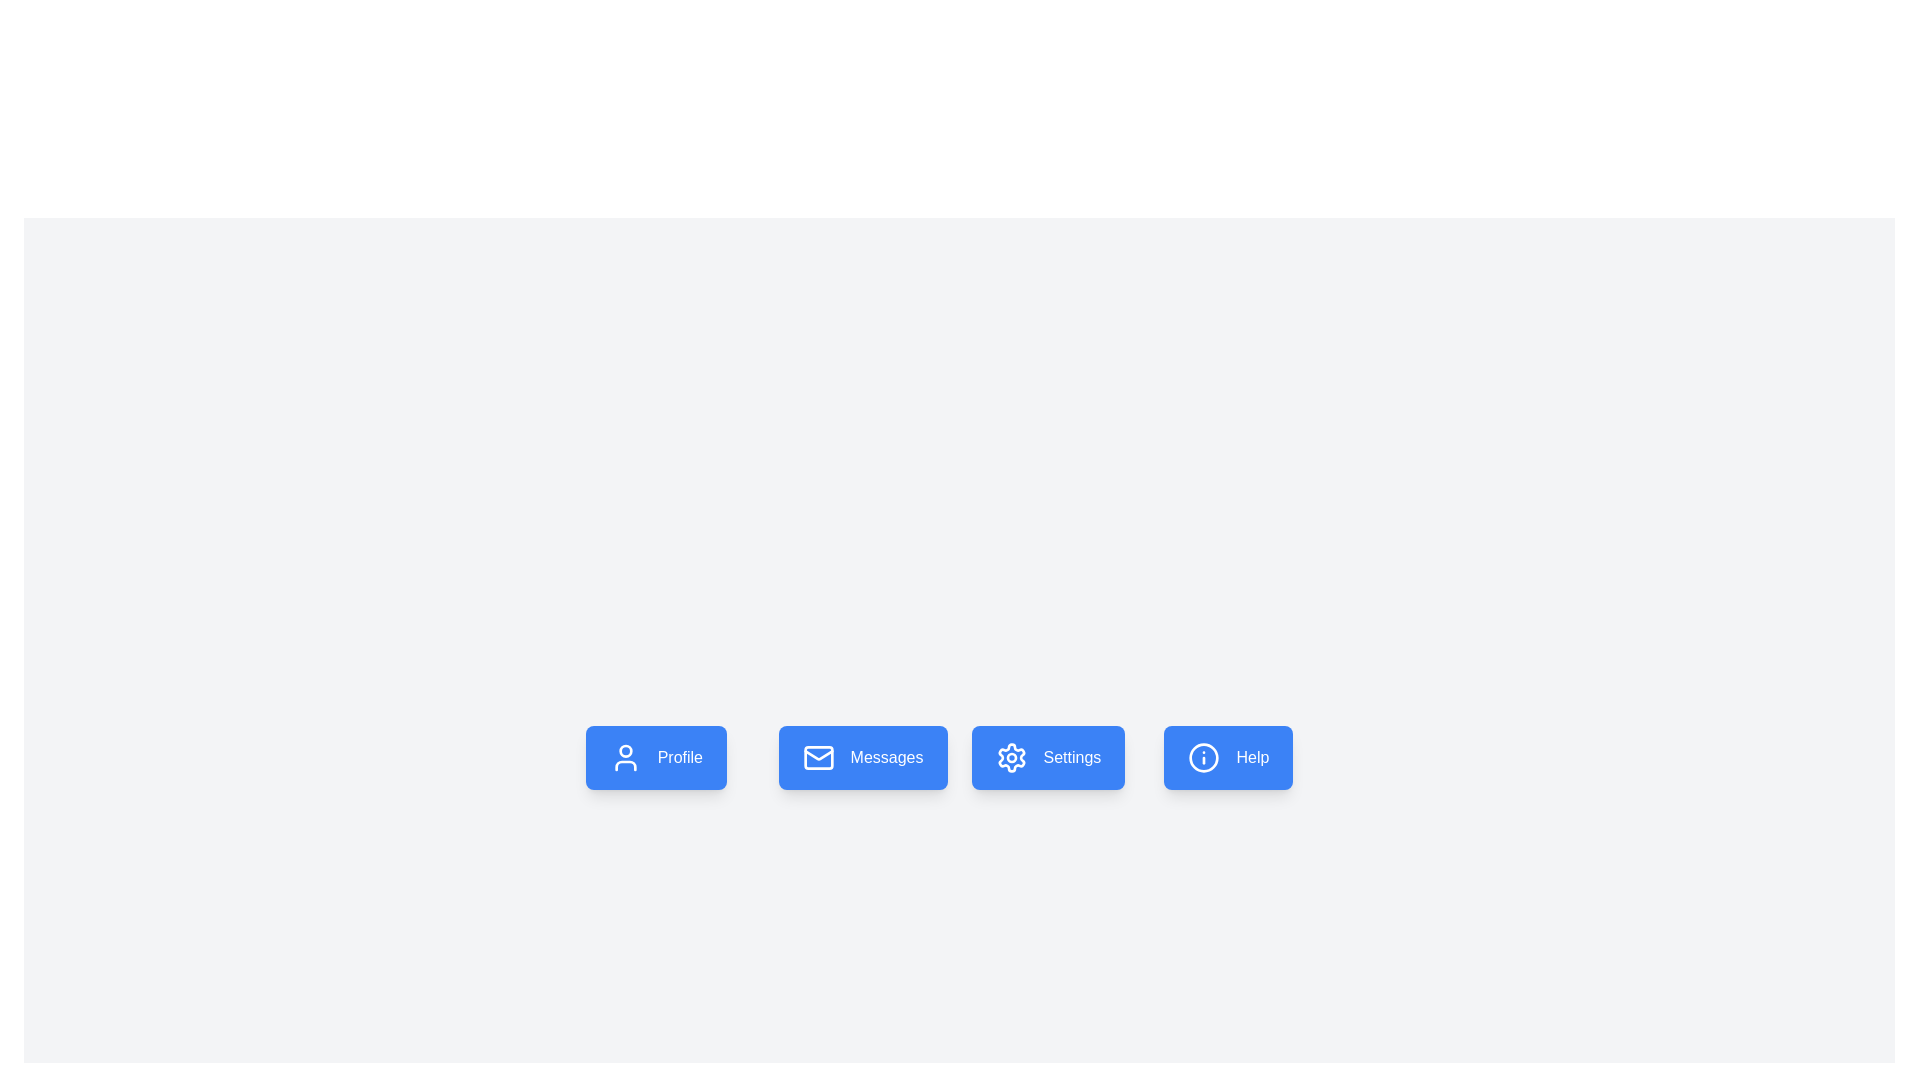 The width and height of the screenshot is (1920, 1080). What do you see at coordinates (818, 758) in the screenshot?
I see `the mail or message icon located within the 'Messages' button, the second button from the left in a horizontal row of buttons` at bounding box center [818, 758].